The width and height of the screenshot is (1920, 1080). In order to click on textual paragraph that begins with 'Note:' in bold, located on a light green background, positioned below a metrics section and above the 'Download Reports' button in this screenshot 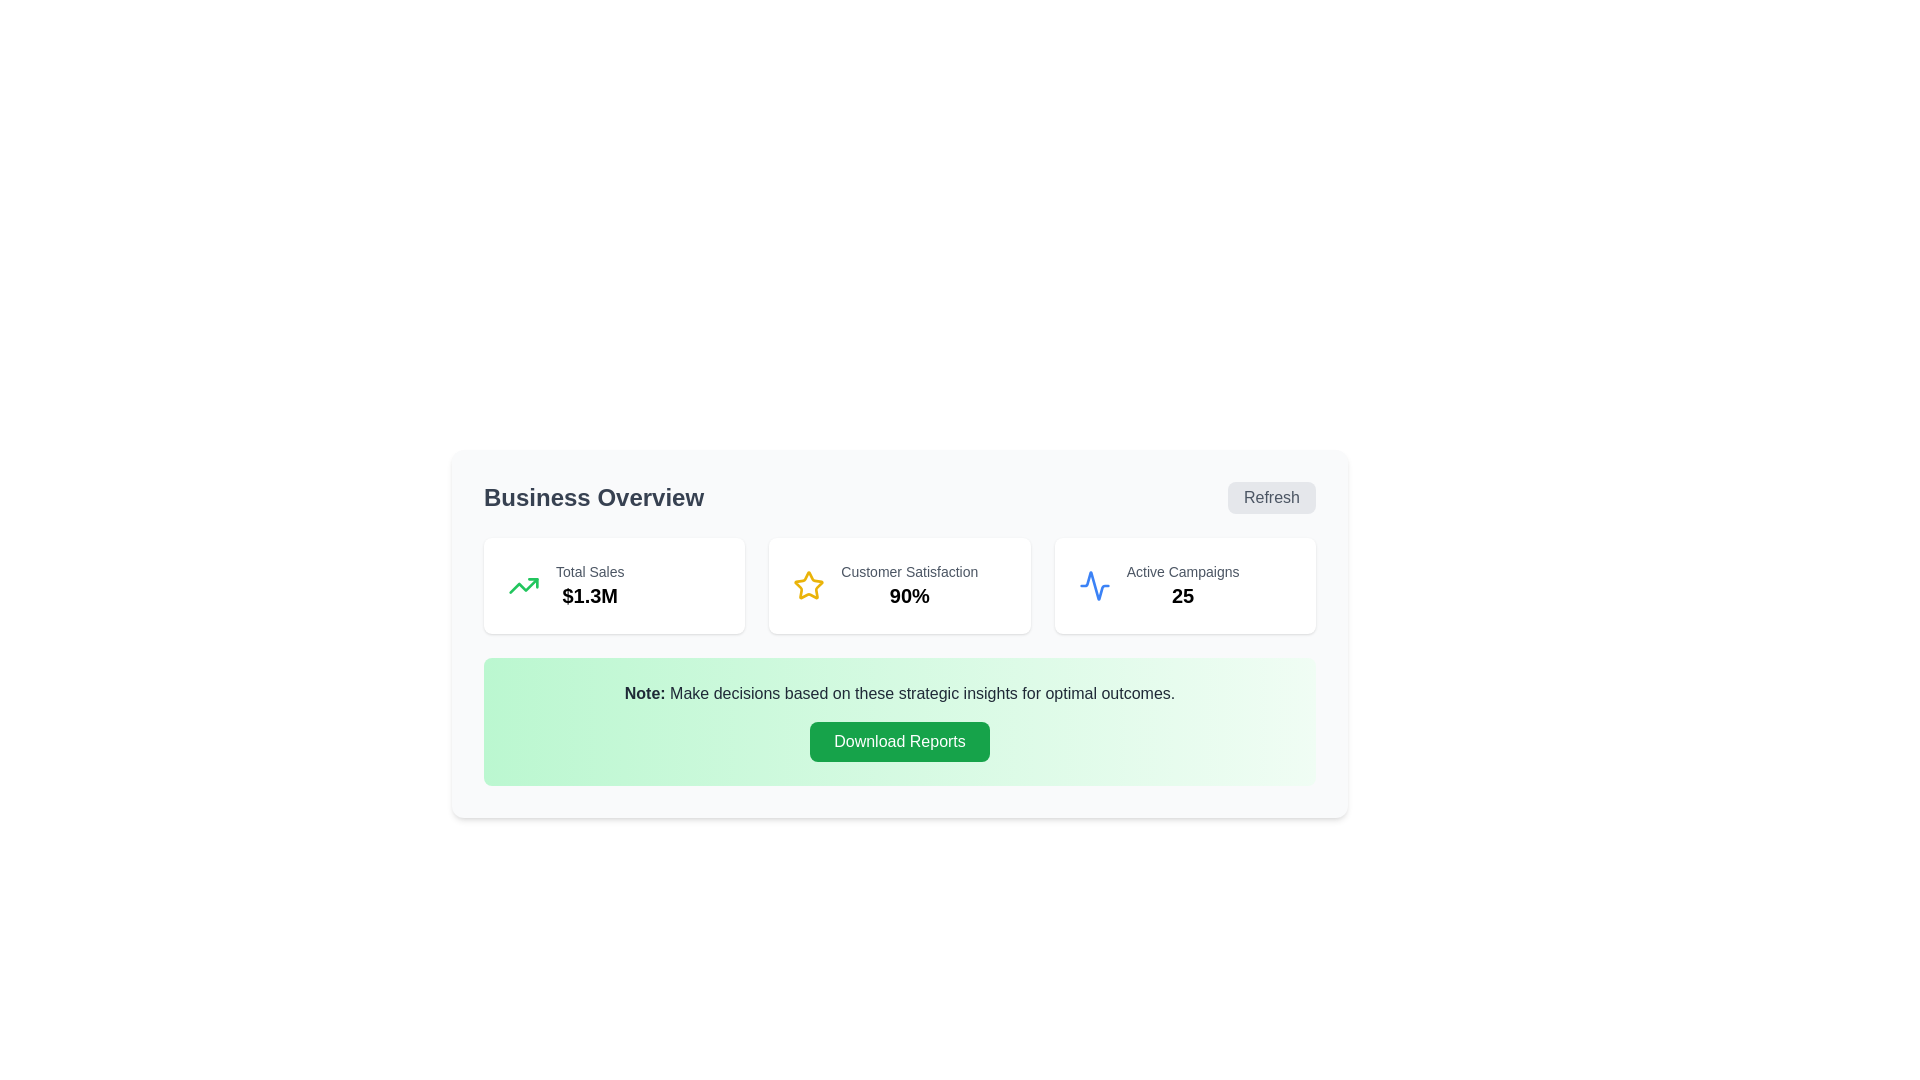, I will do `click(899, 693)`.